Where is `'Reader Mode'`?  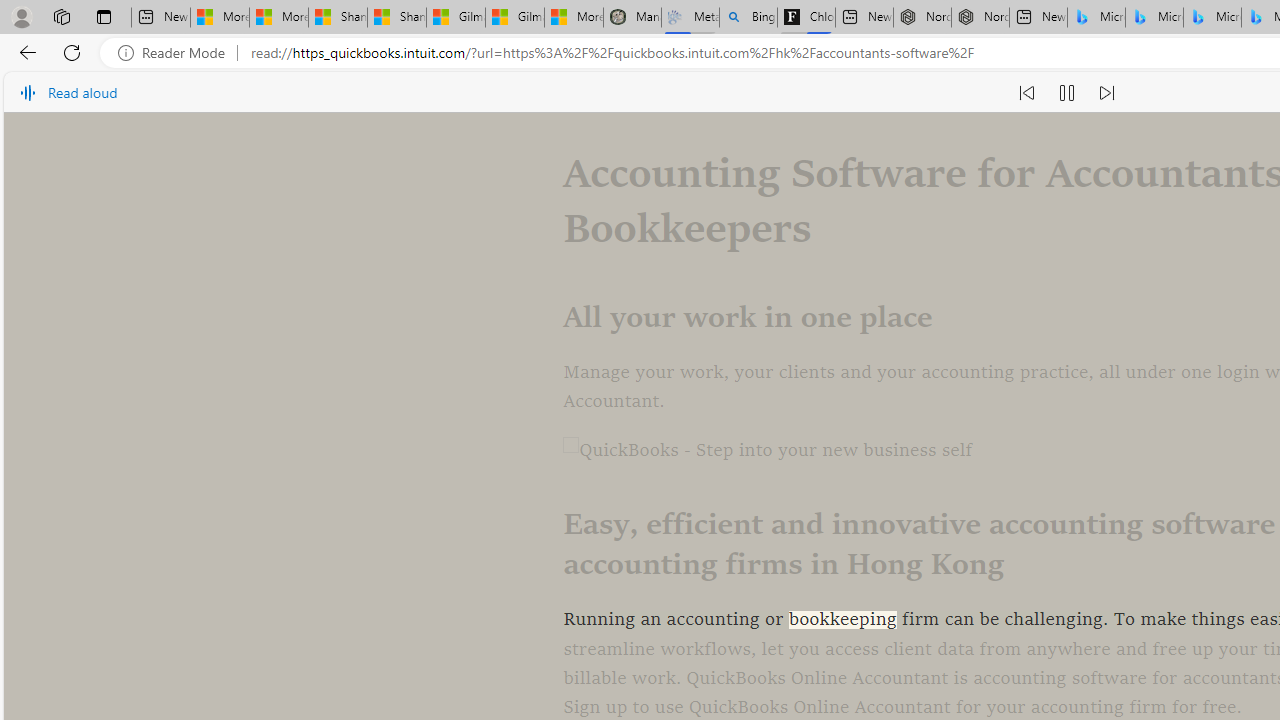 'Reader Mode' is located at coordinates (177, 52).